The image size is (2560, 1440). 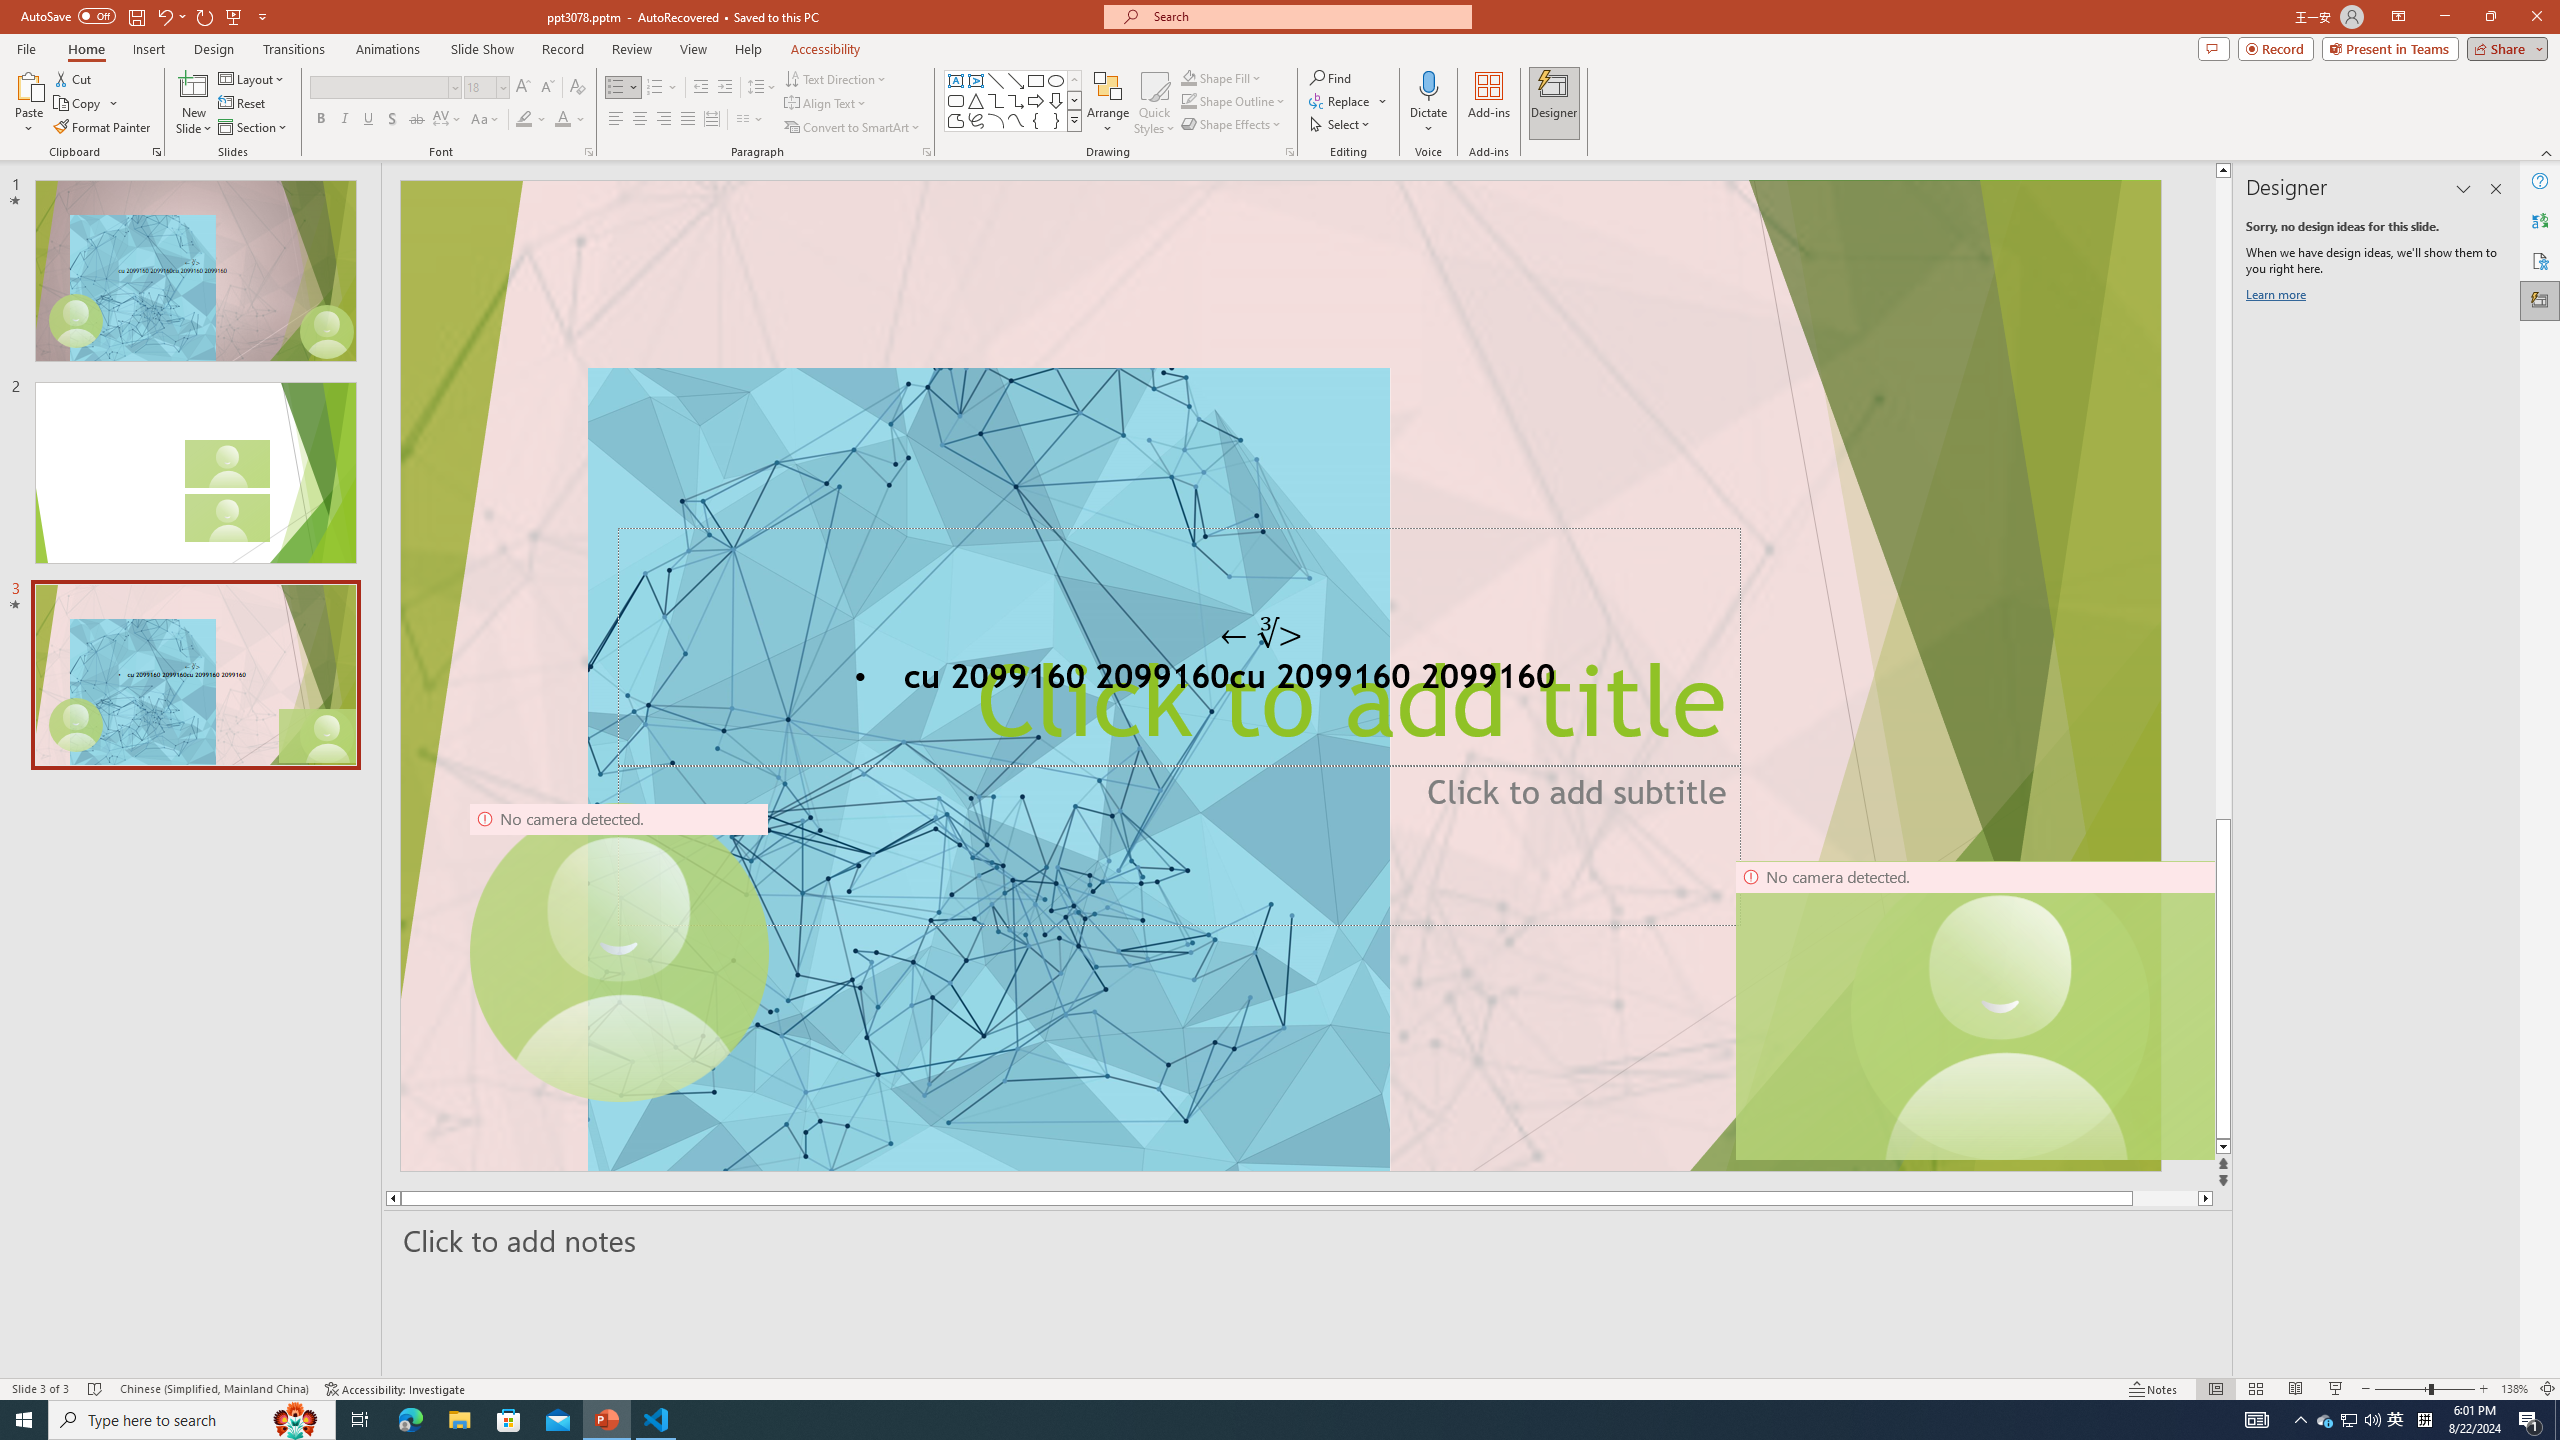 What do you see at coordinates (2278, 298) in the screenshot?
I see `'Learn more'` at bounding box center [2278, 298].